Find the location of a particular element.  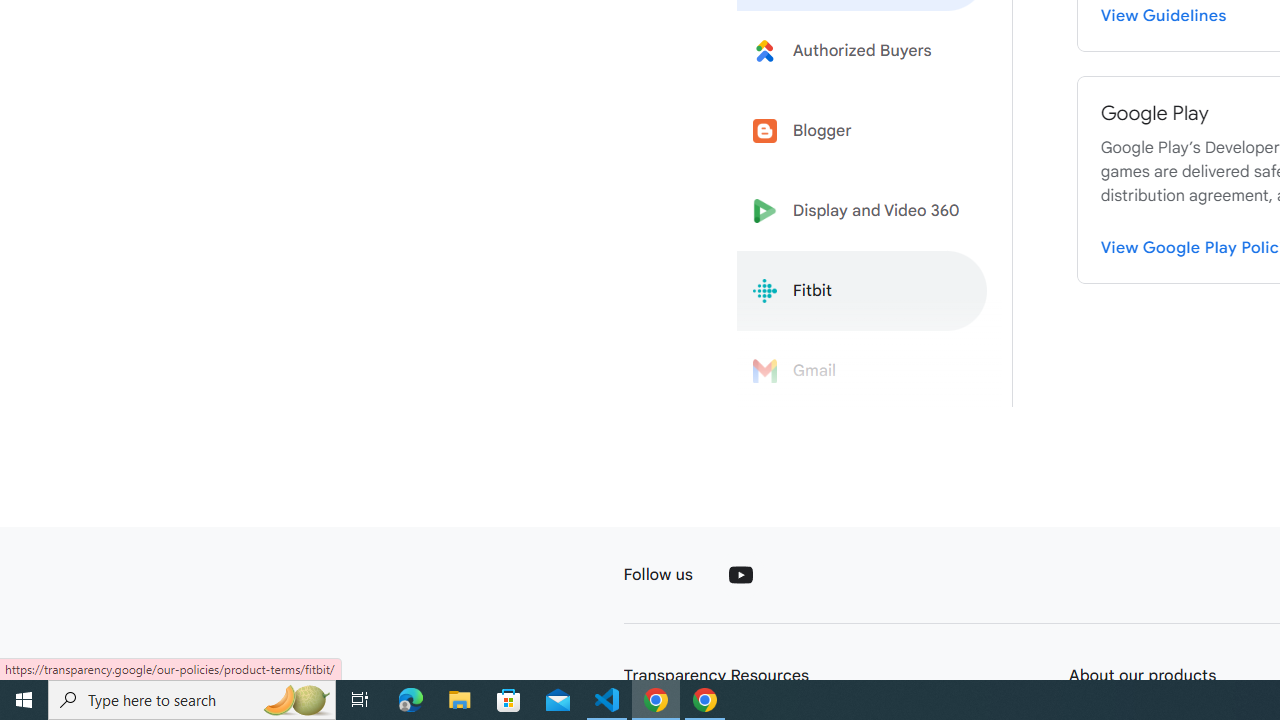

'Blogger' is located at coordinates (862, 131).